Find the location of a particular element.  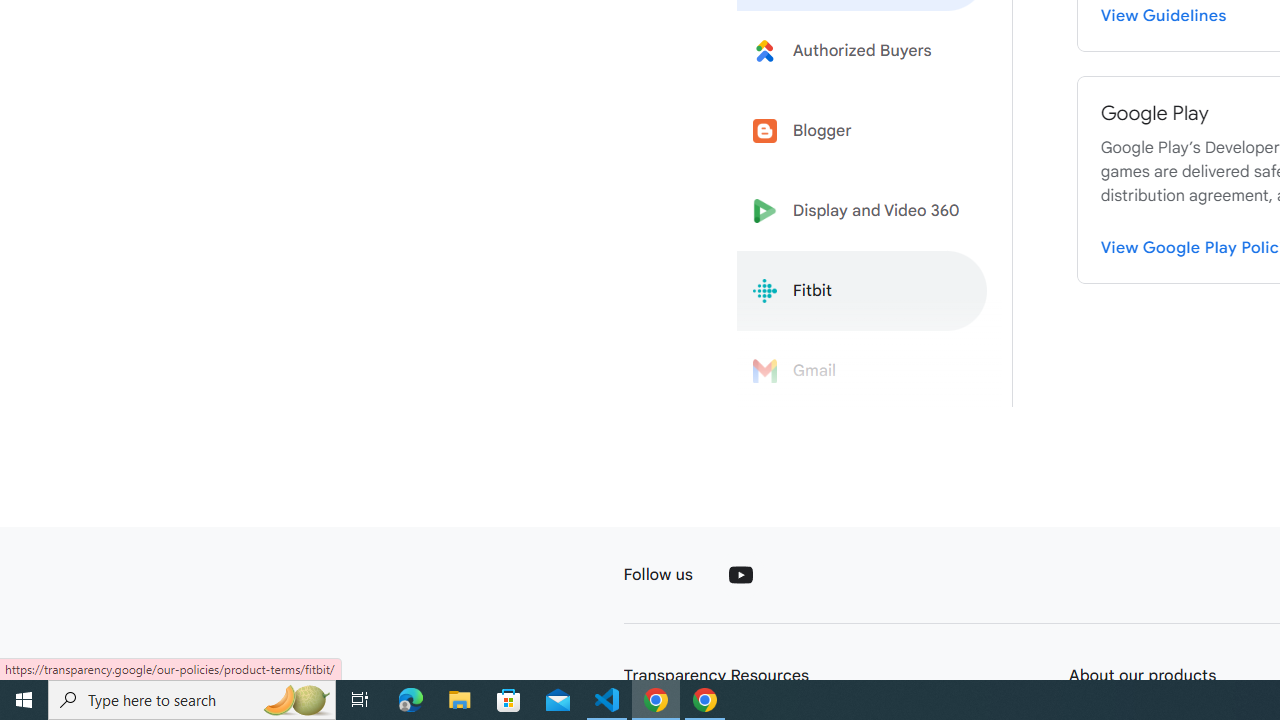

'Blogger' is located at coordinates (862, 131).